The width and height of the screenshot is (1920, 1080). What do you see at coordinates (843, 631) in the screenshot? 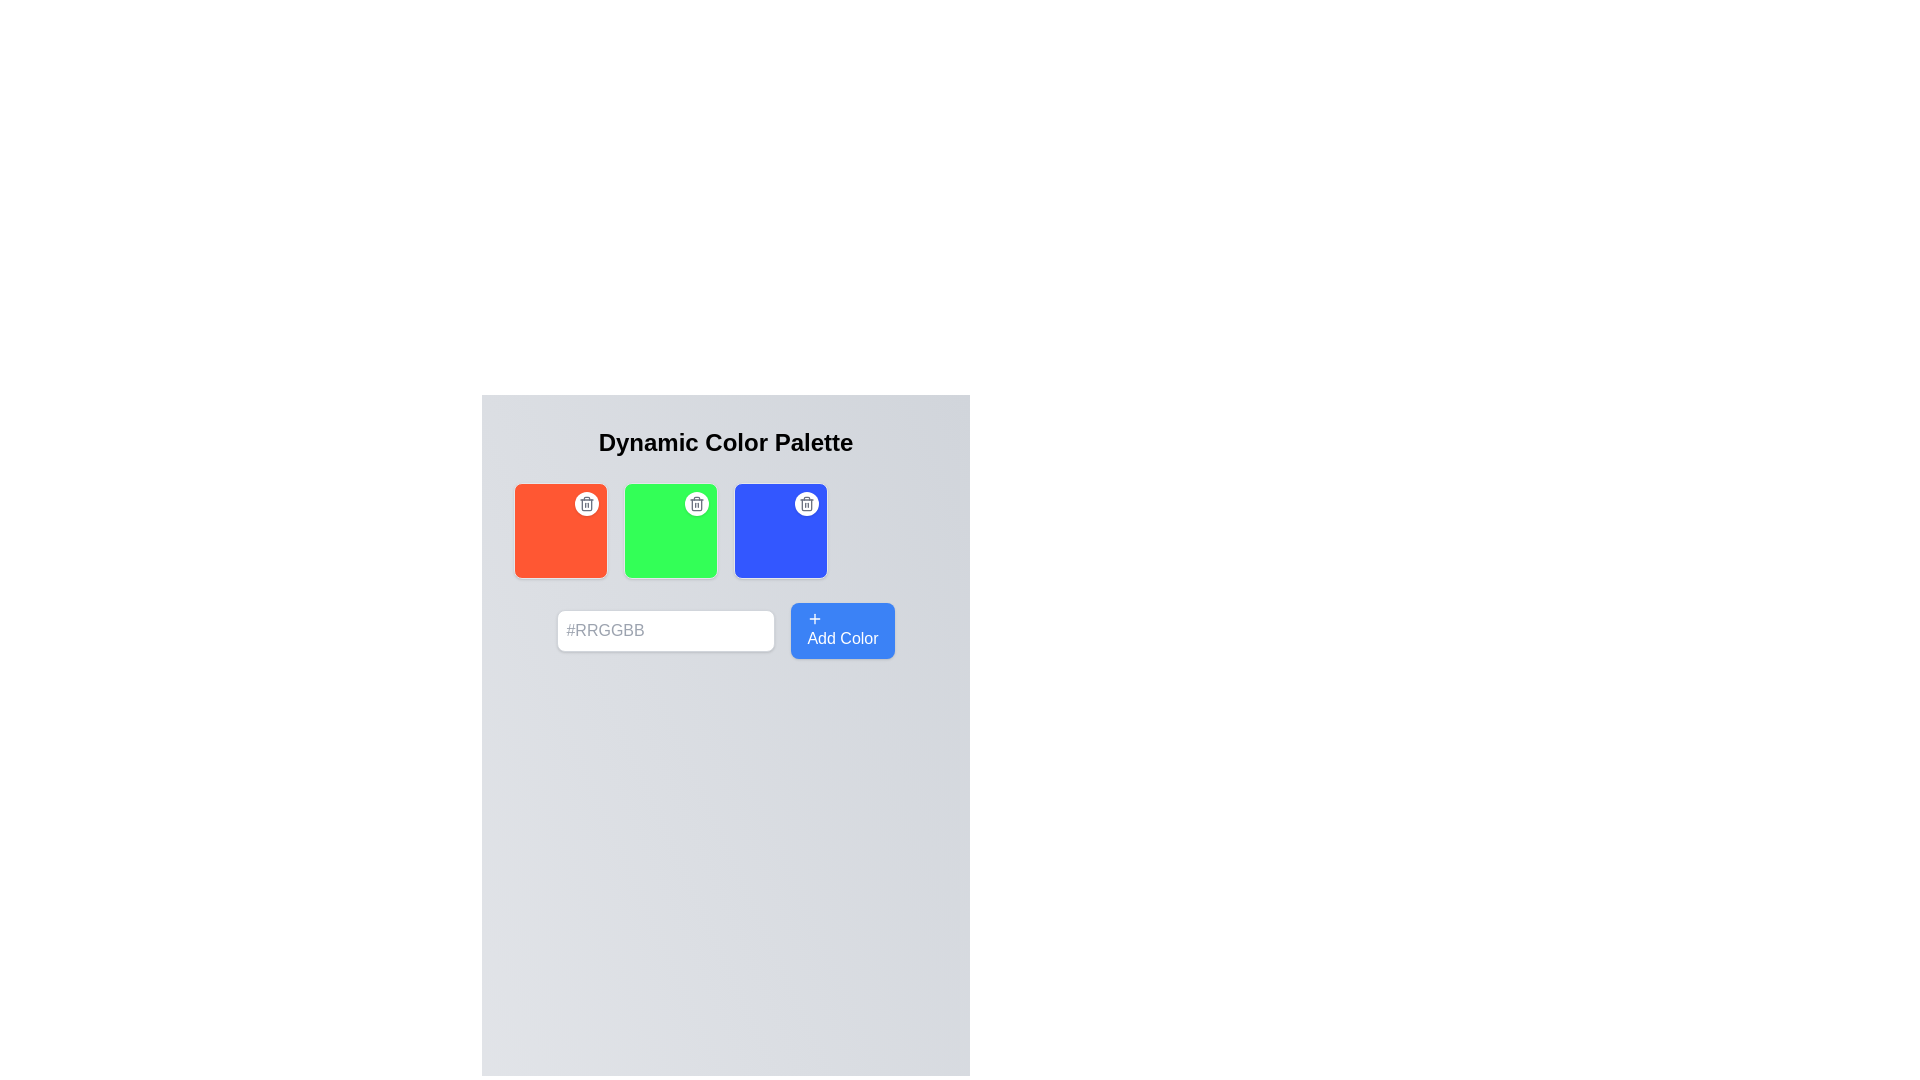
I see `the button used to add a new color to the palette` at bounding box center [843, 631].